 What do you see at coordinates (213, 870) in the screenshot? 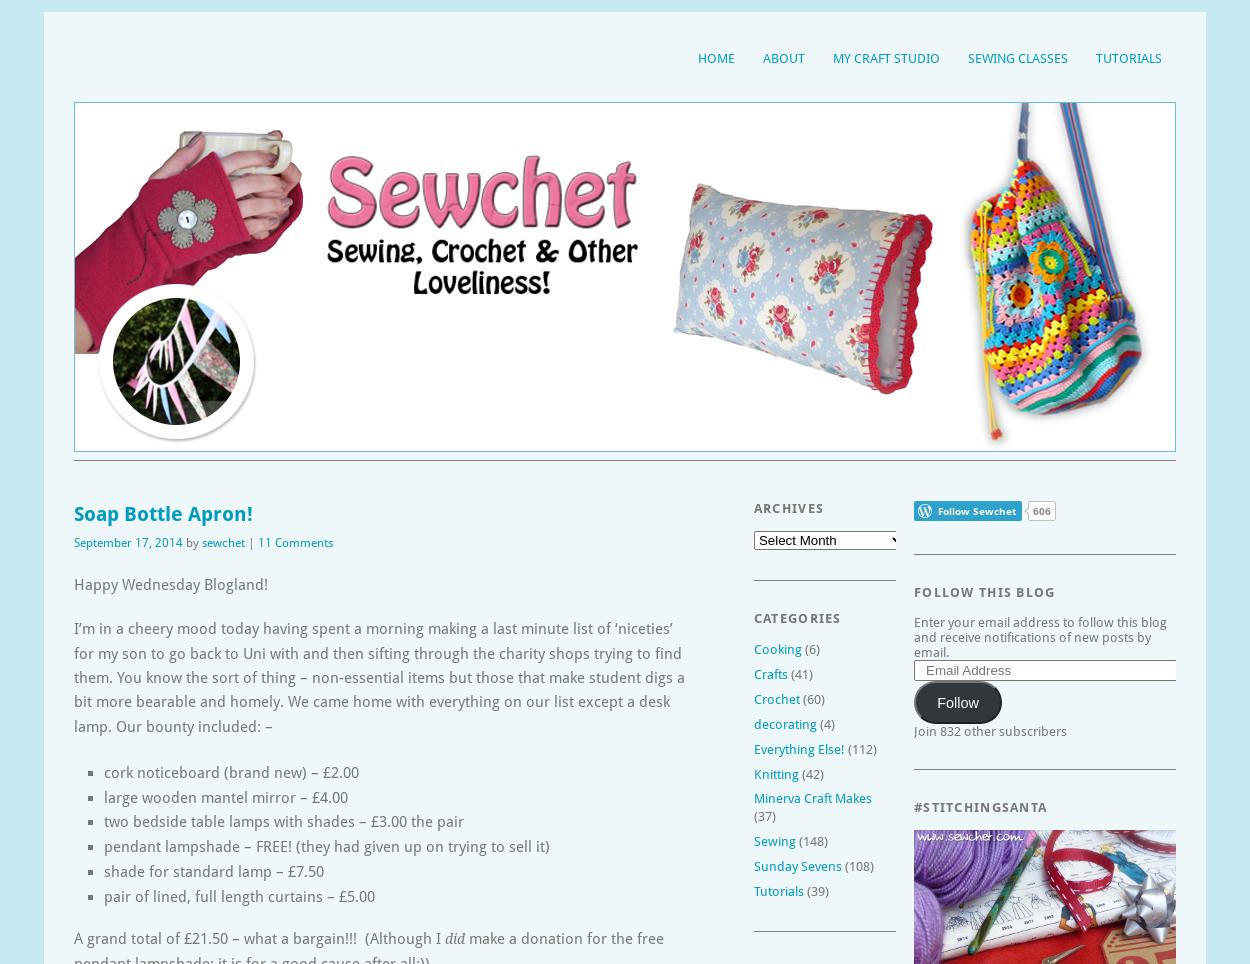
I see `'shade for standard lamp – £7.50'` at bounding box center [213, 870].